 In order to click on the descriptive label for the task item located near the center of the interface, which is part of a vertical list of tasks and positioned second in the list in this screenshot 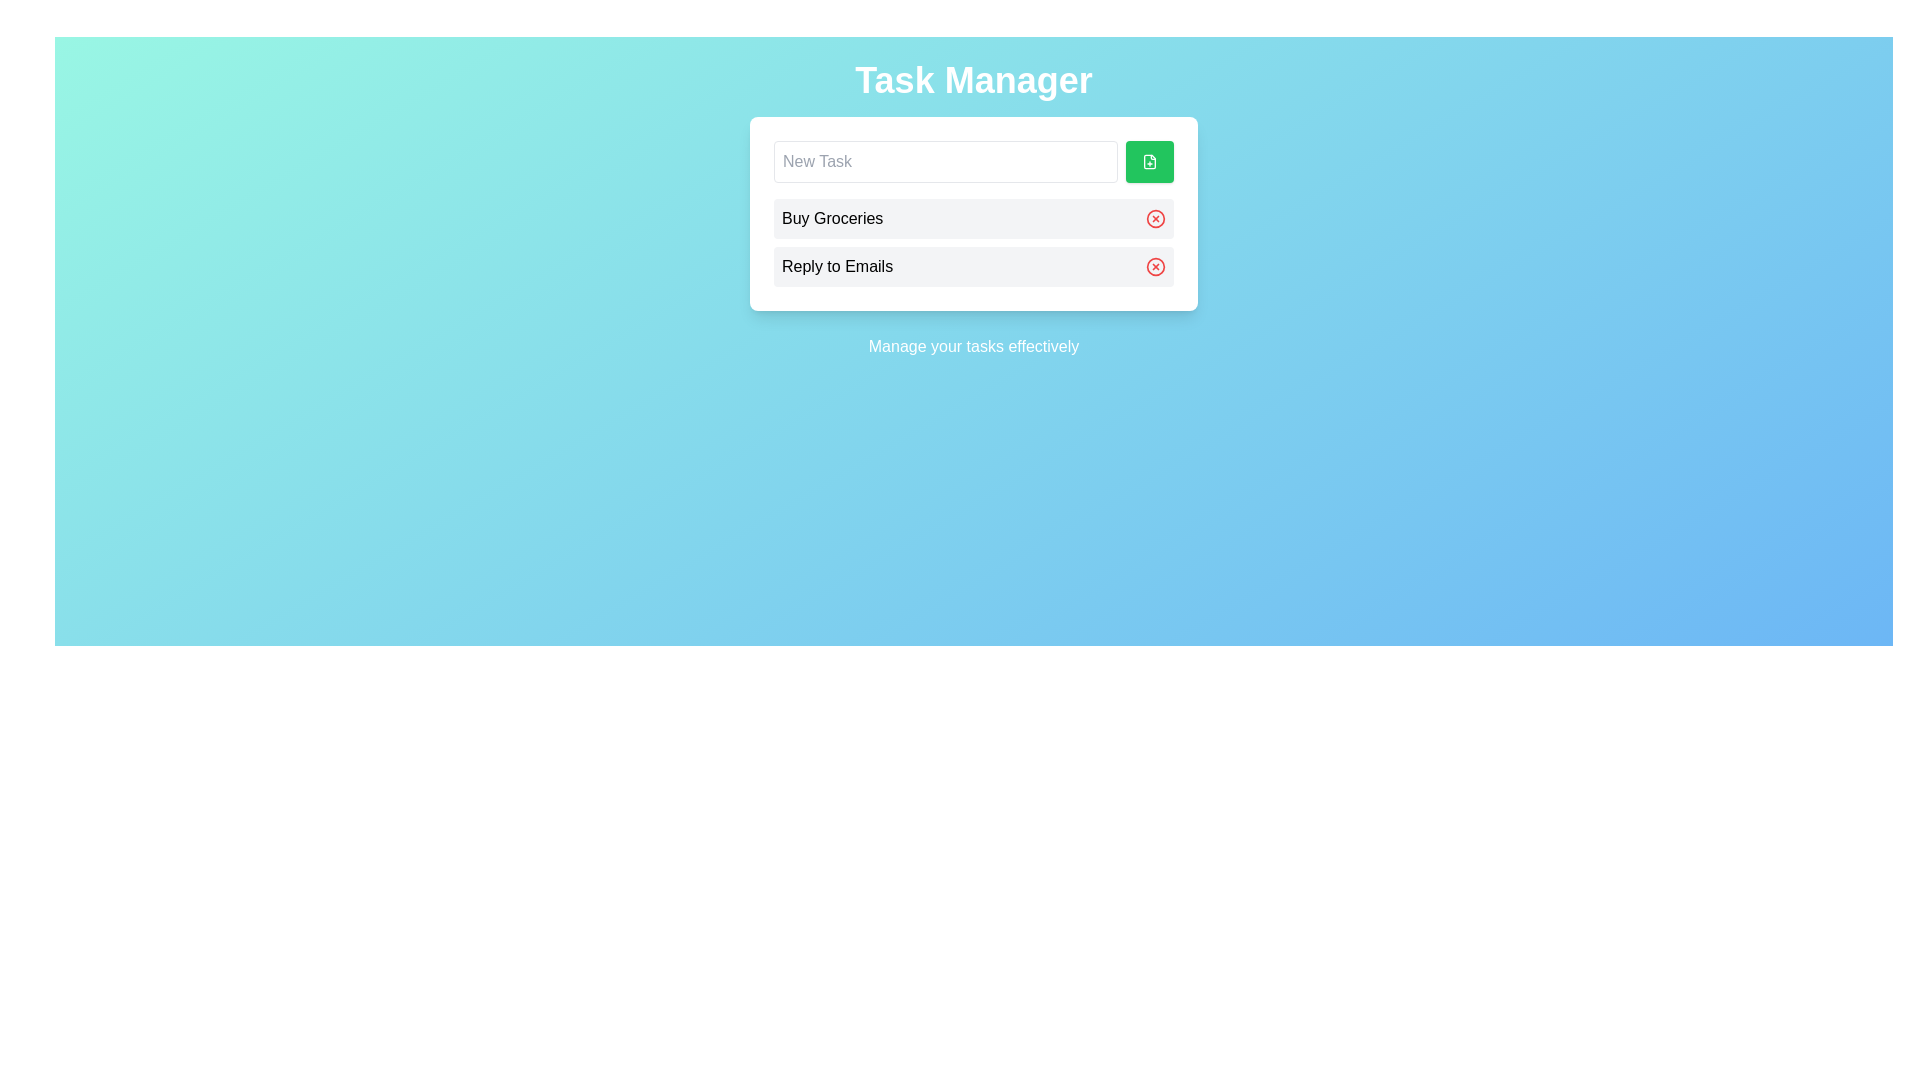, I will do `click(837, 265)`.